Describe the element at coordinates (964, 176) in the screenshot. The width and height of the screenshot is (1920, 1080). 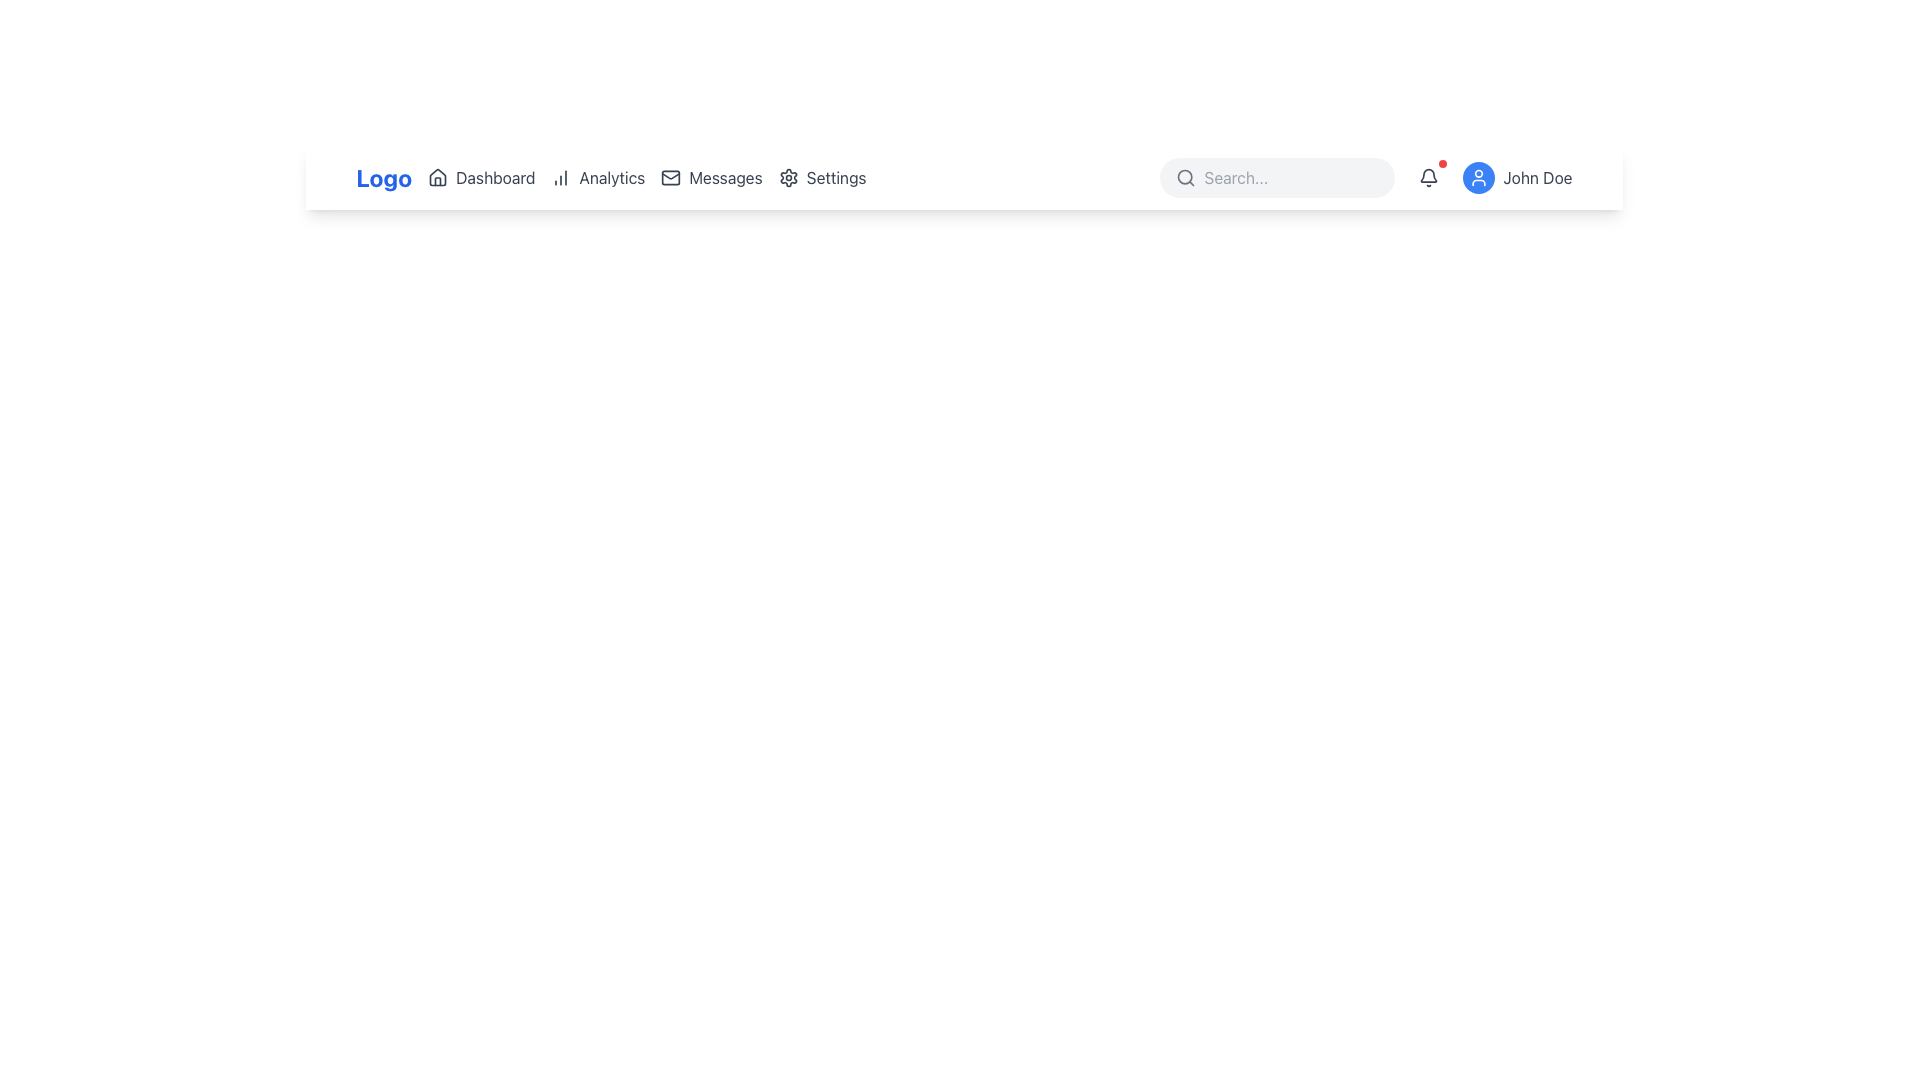
I see `a navigation option in the Navigation bar located at the top-center of the interface` at that location.